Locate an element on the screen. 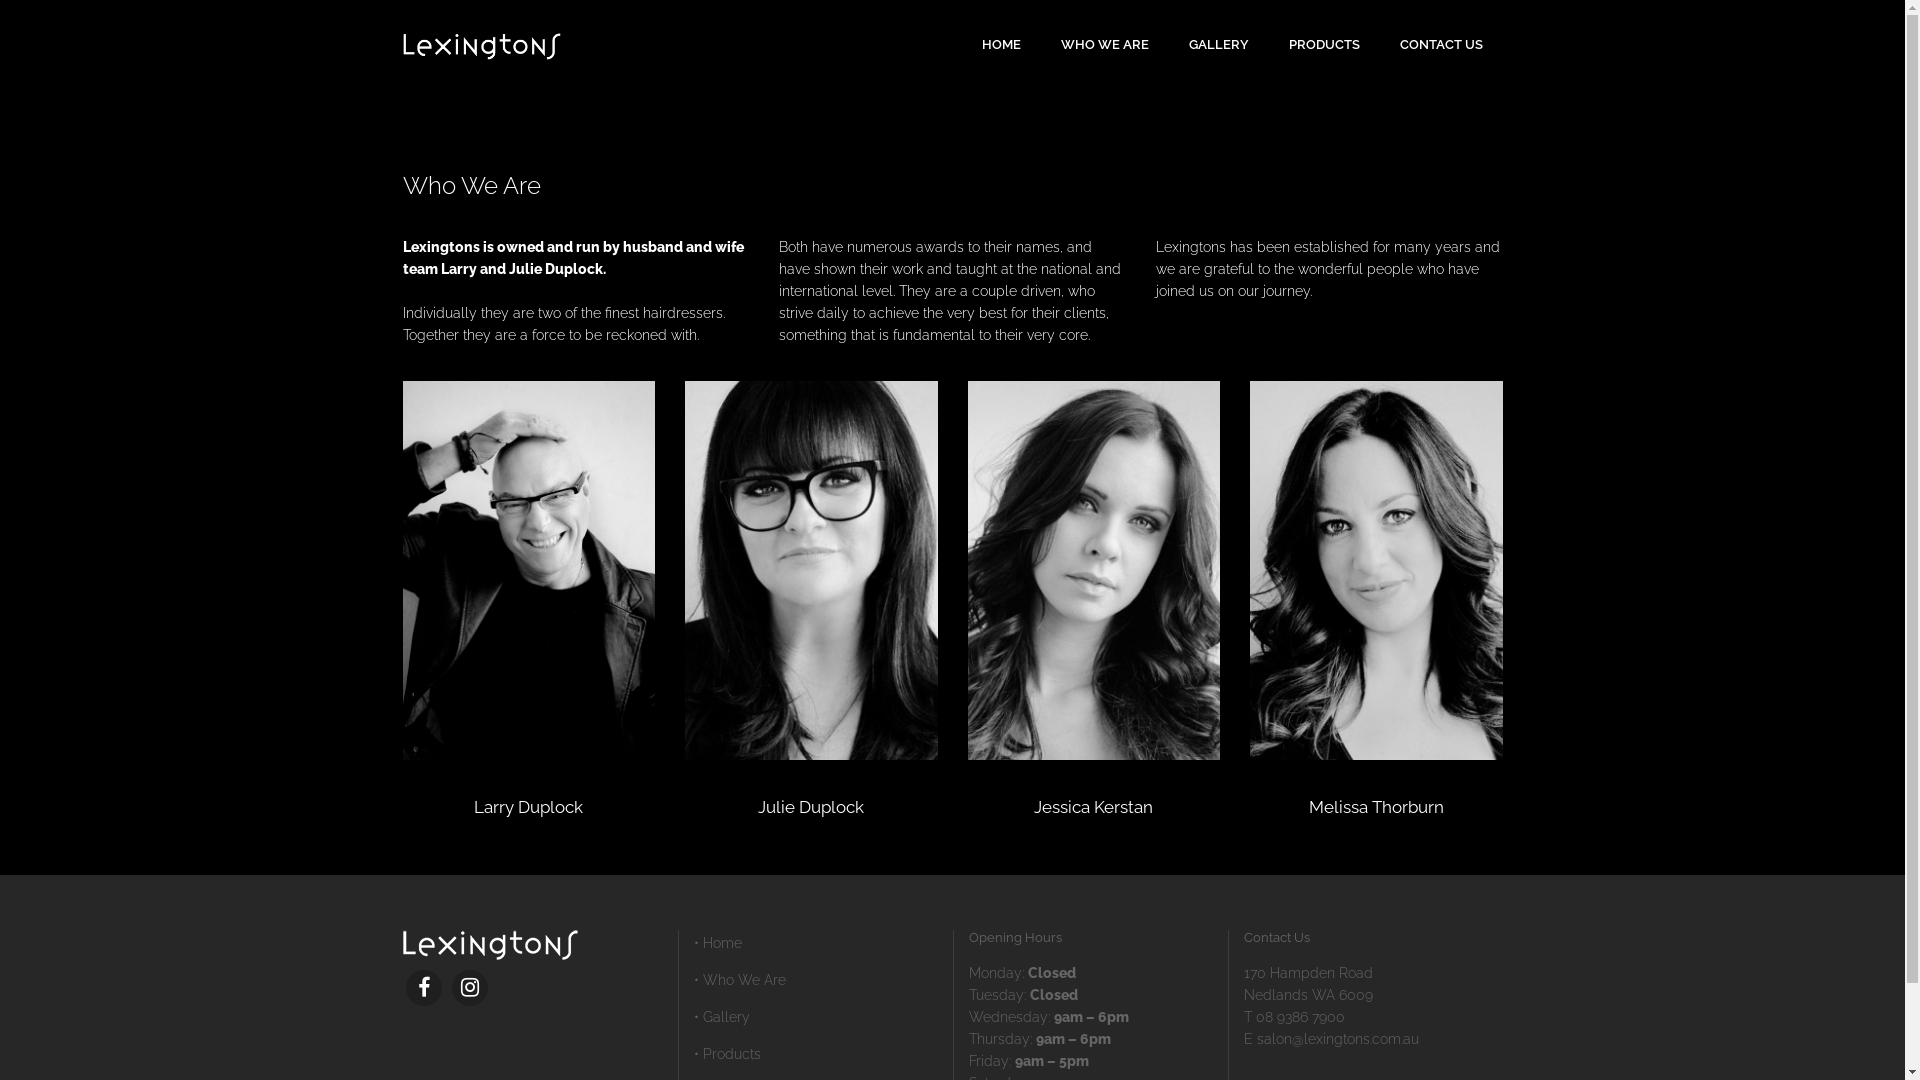 This screenshot has width=1920, height=1080. 'Larry' is located at coordinates (528, 570).